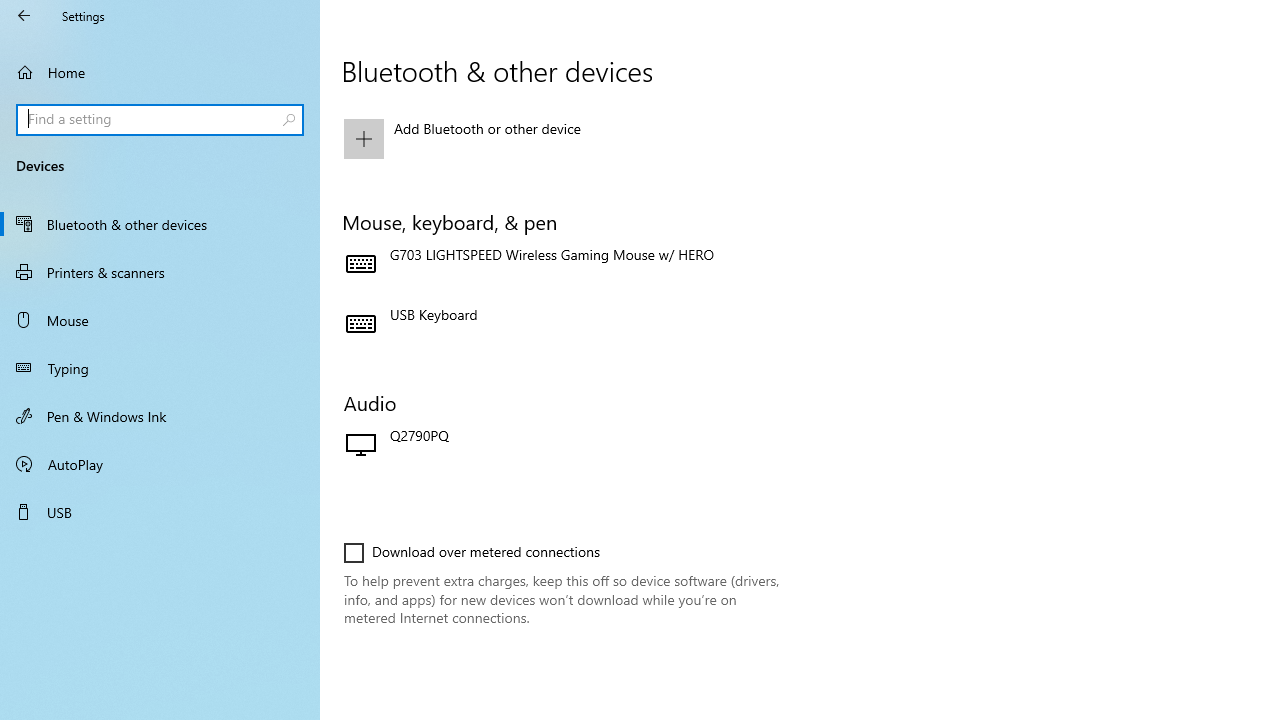 The image size is (1280, 720). Describe the element at coordinates (160, 464) in the screenshot. I see `'AutoPlay'` at that location.